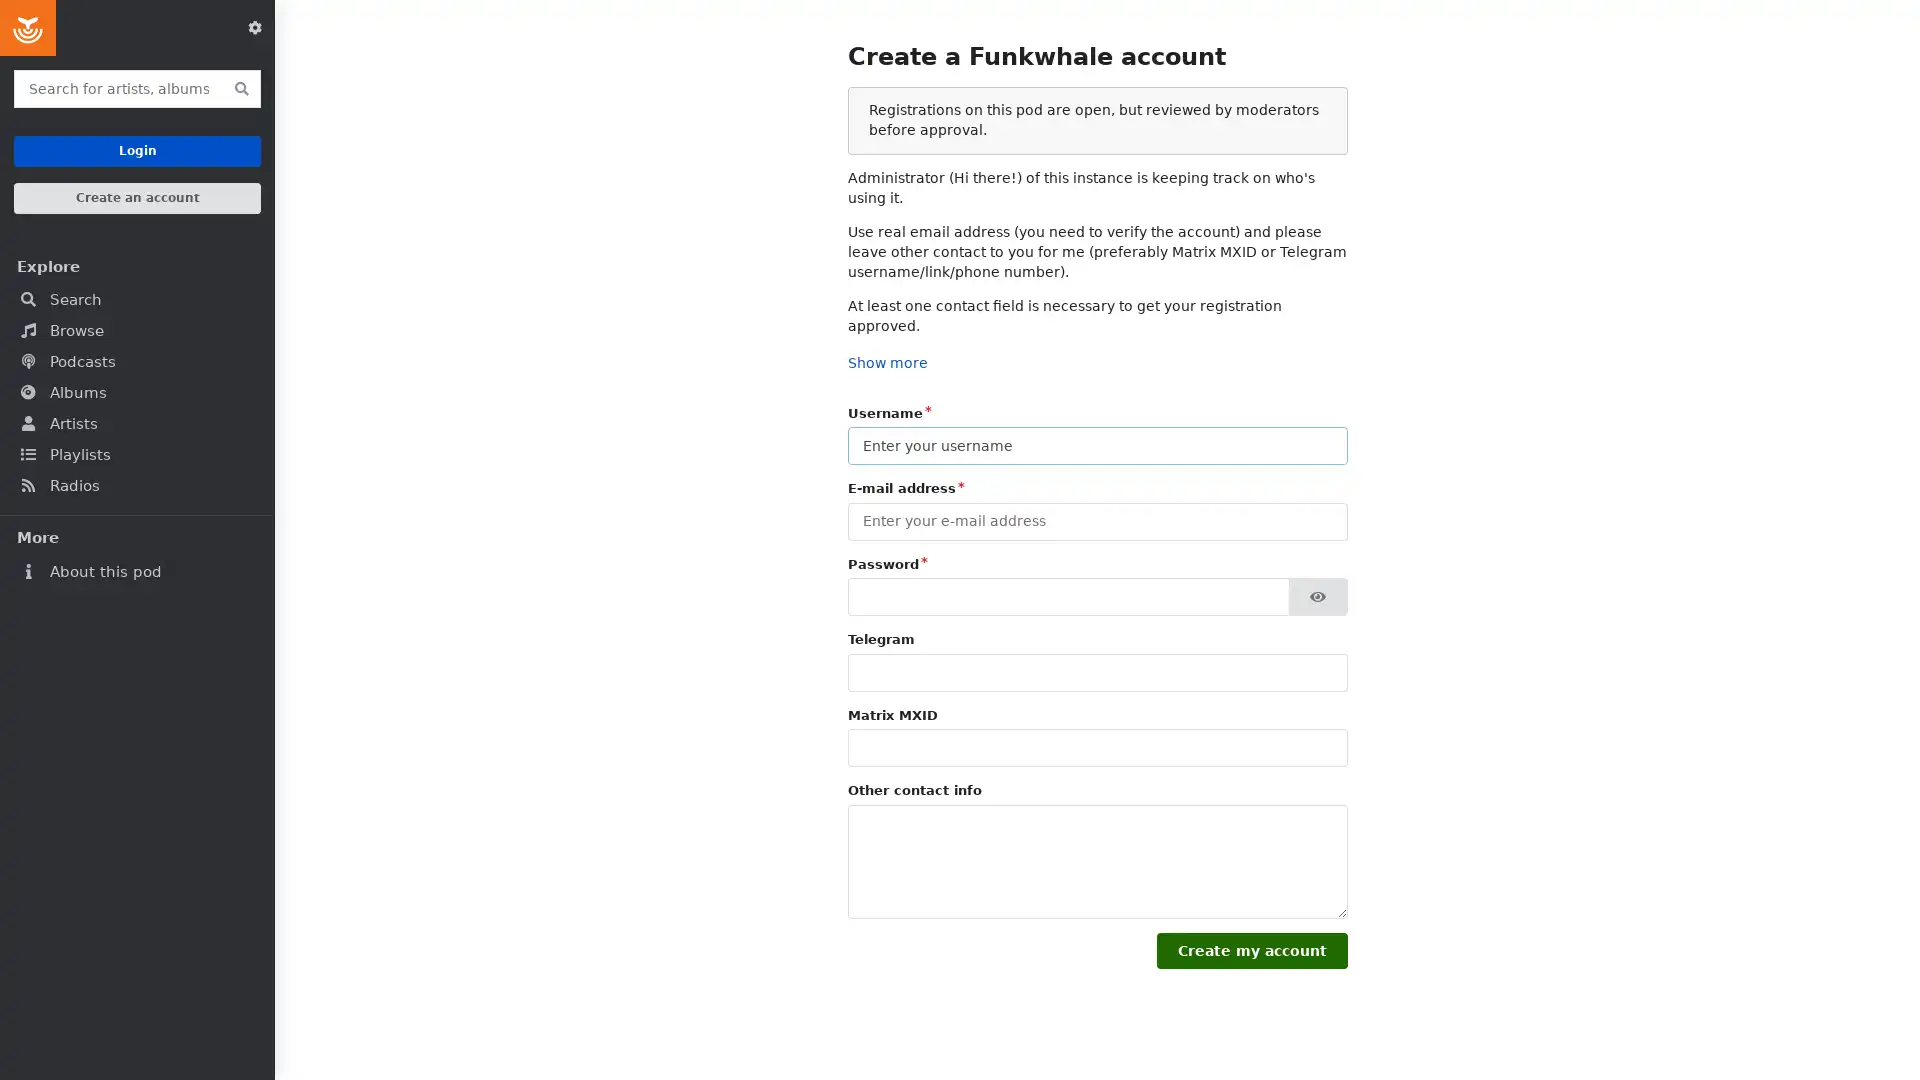  I want to click on Create my account, so click(1250, 948).